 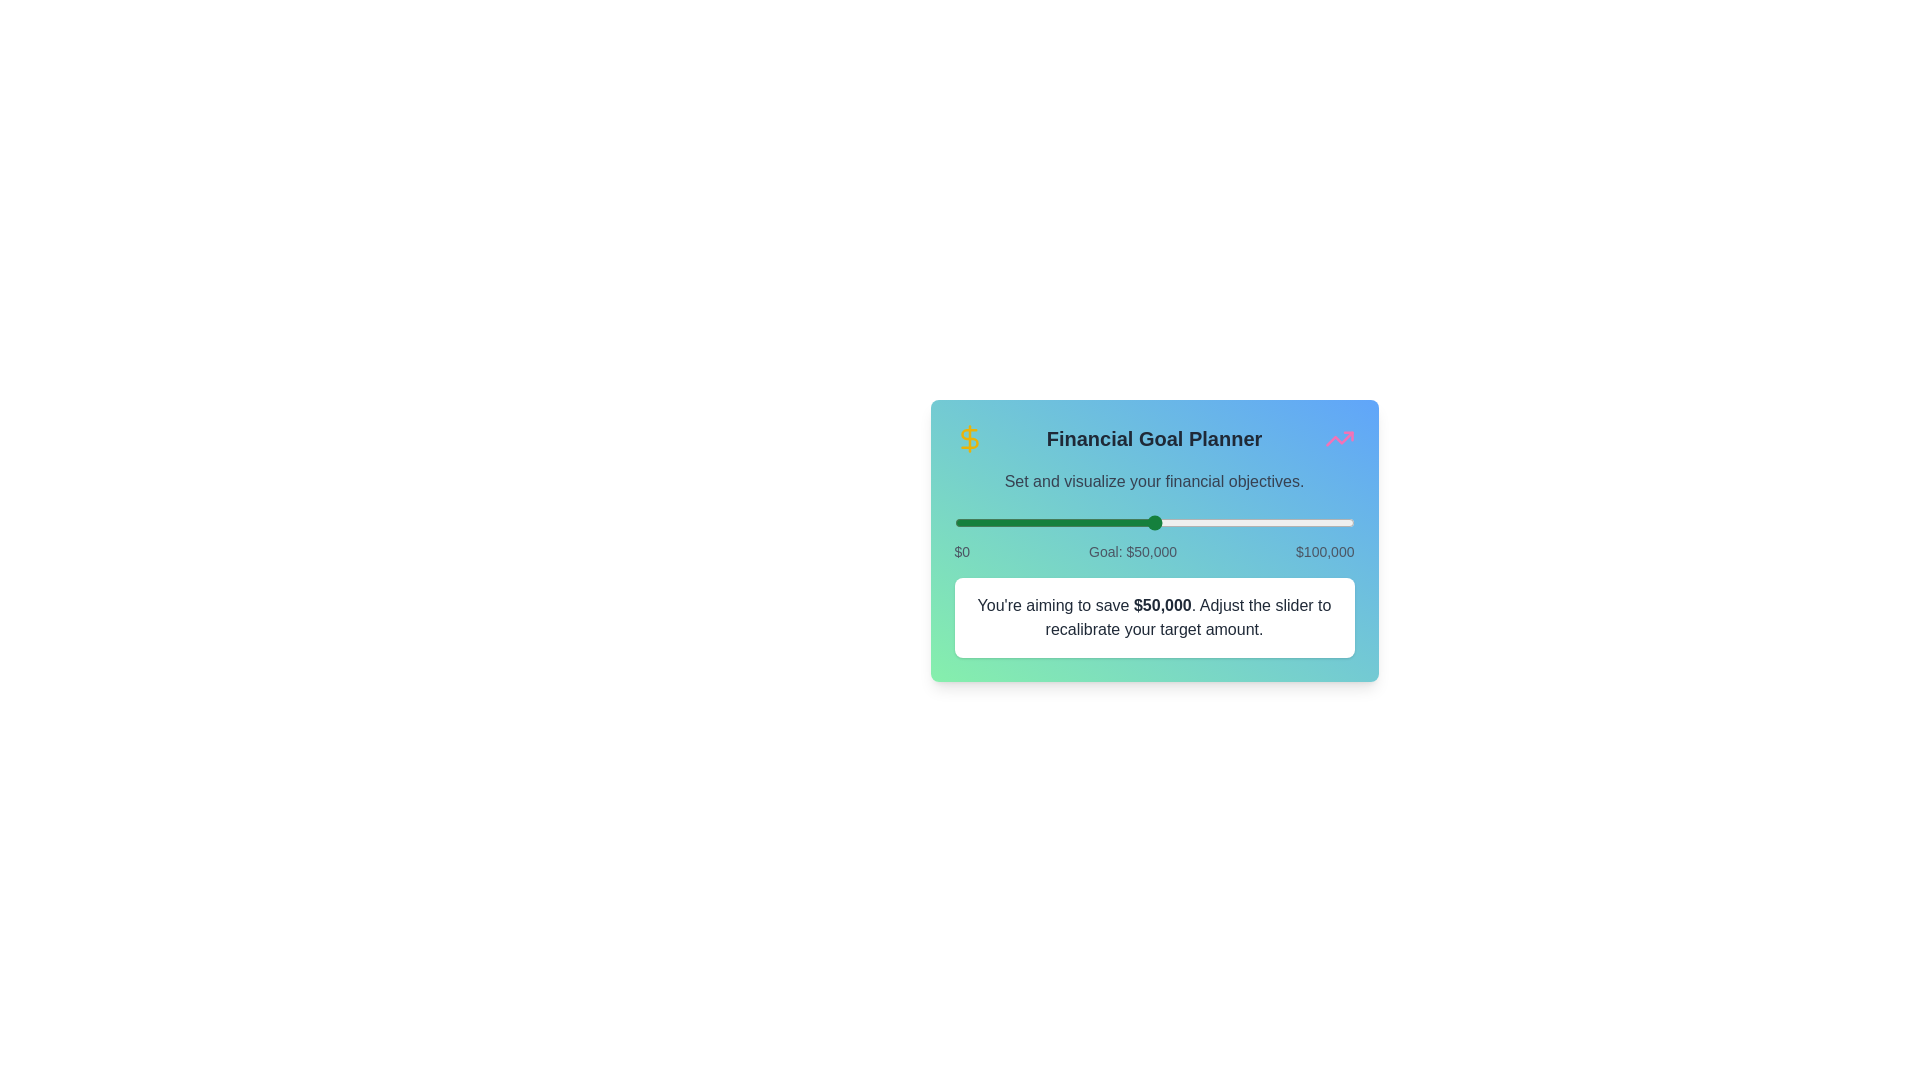 I want to click on the slider to set the financial goal to 27569 dollars, so click(x=1063, y=522).